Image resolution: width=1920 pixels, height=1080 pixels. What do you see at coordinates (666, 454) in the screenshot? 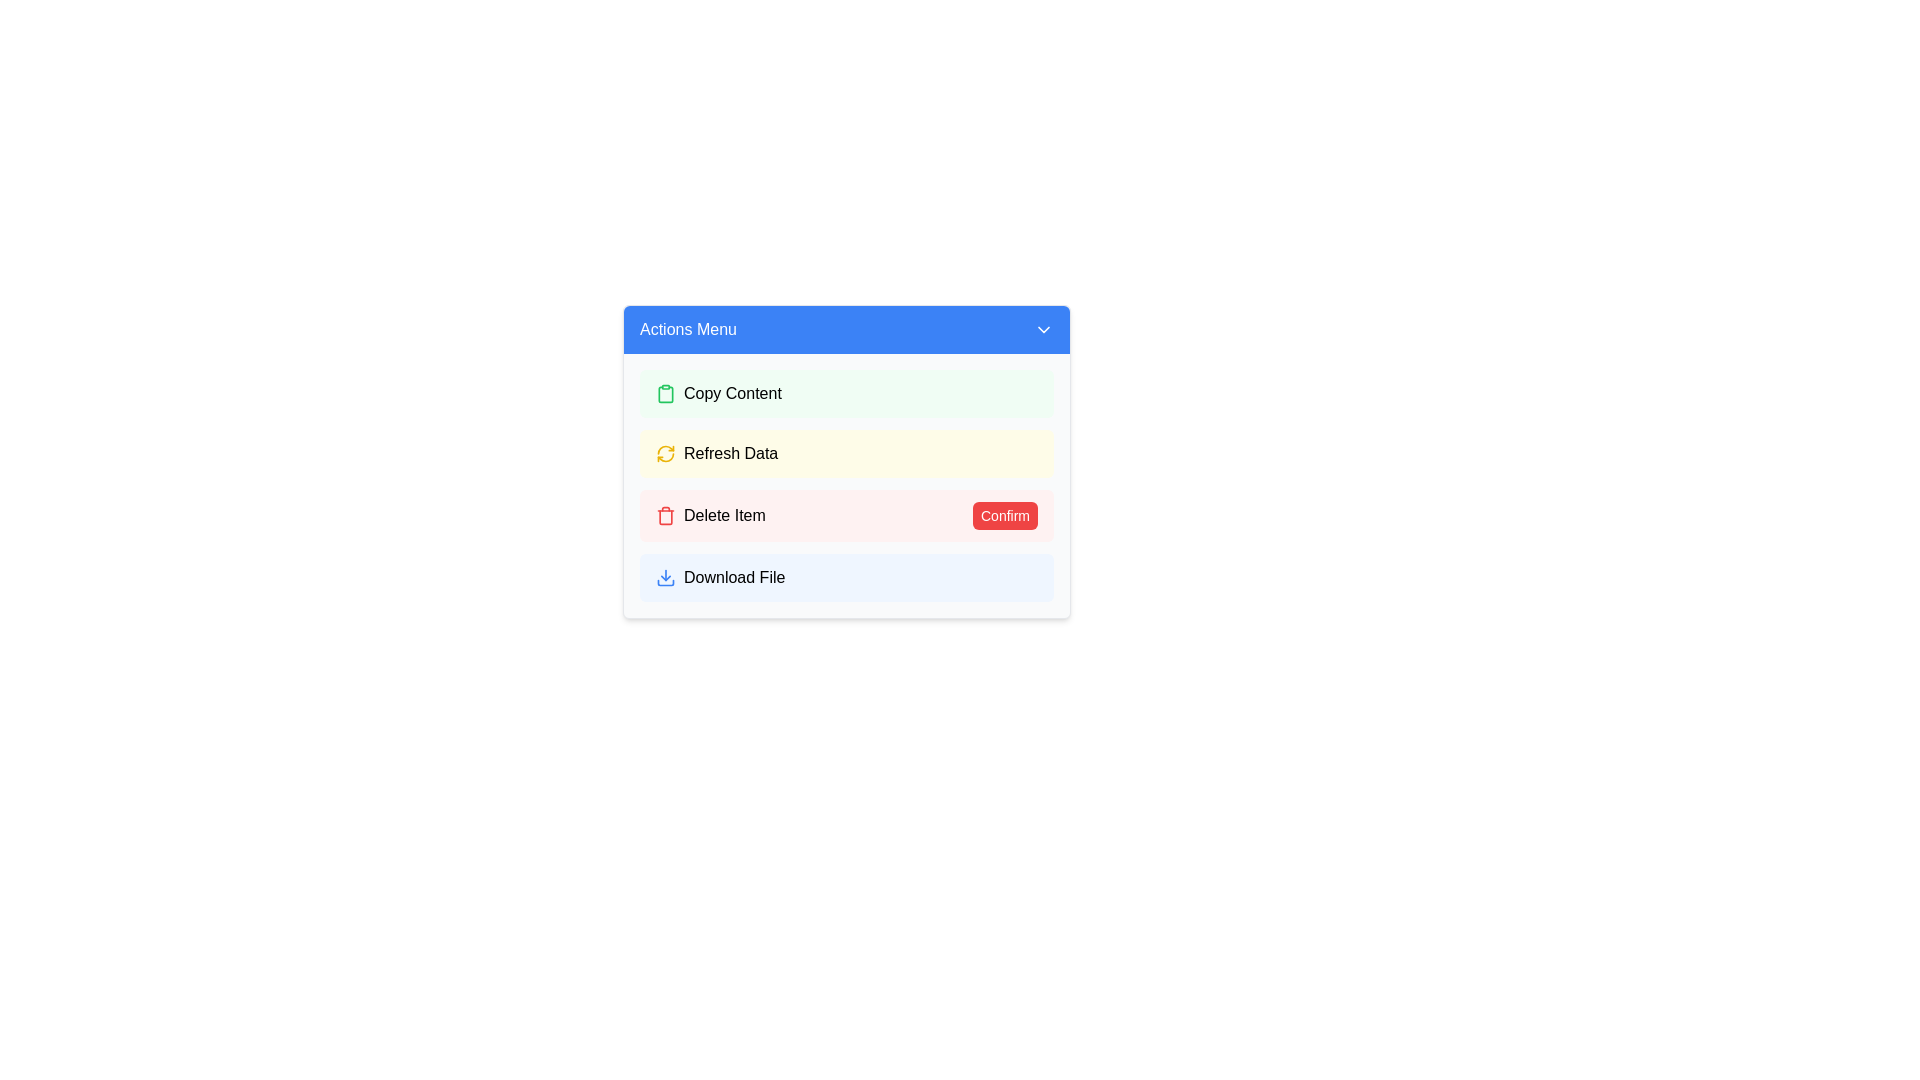
I see `the refresh icon located to the left of the 'Refresh Data' button, which symbolizes the refresh or reload function` at bounding box center [666, 454].